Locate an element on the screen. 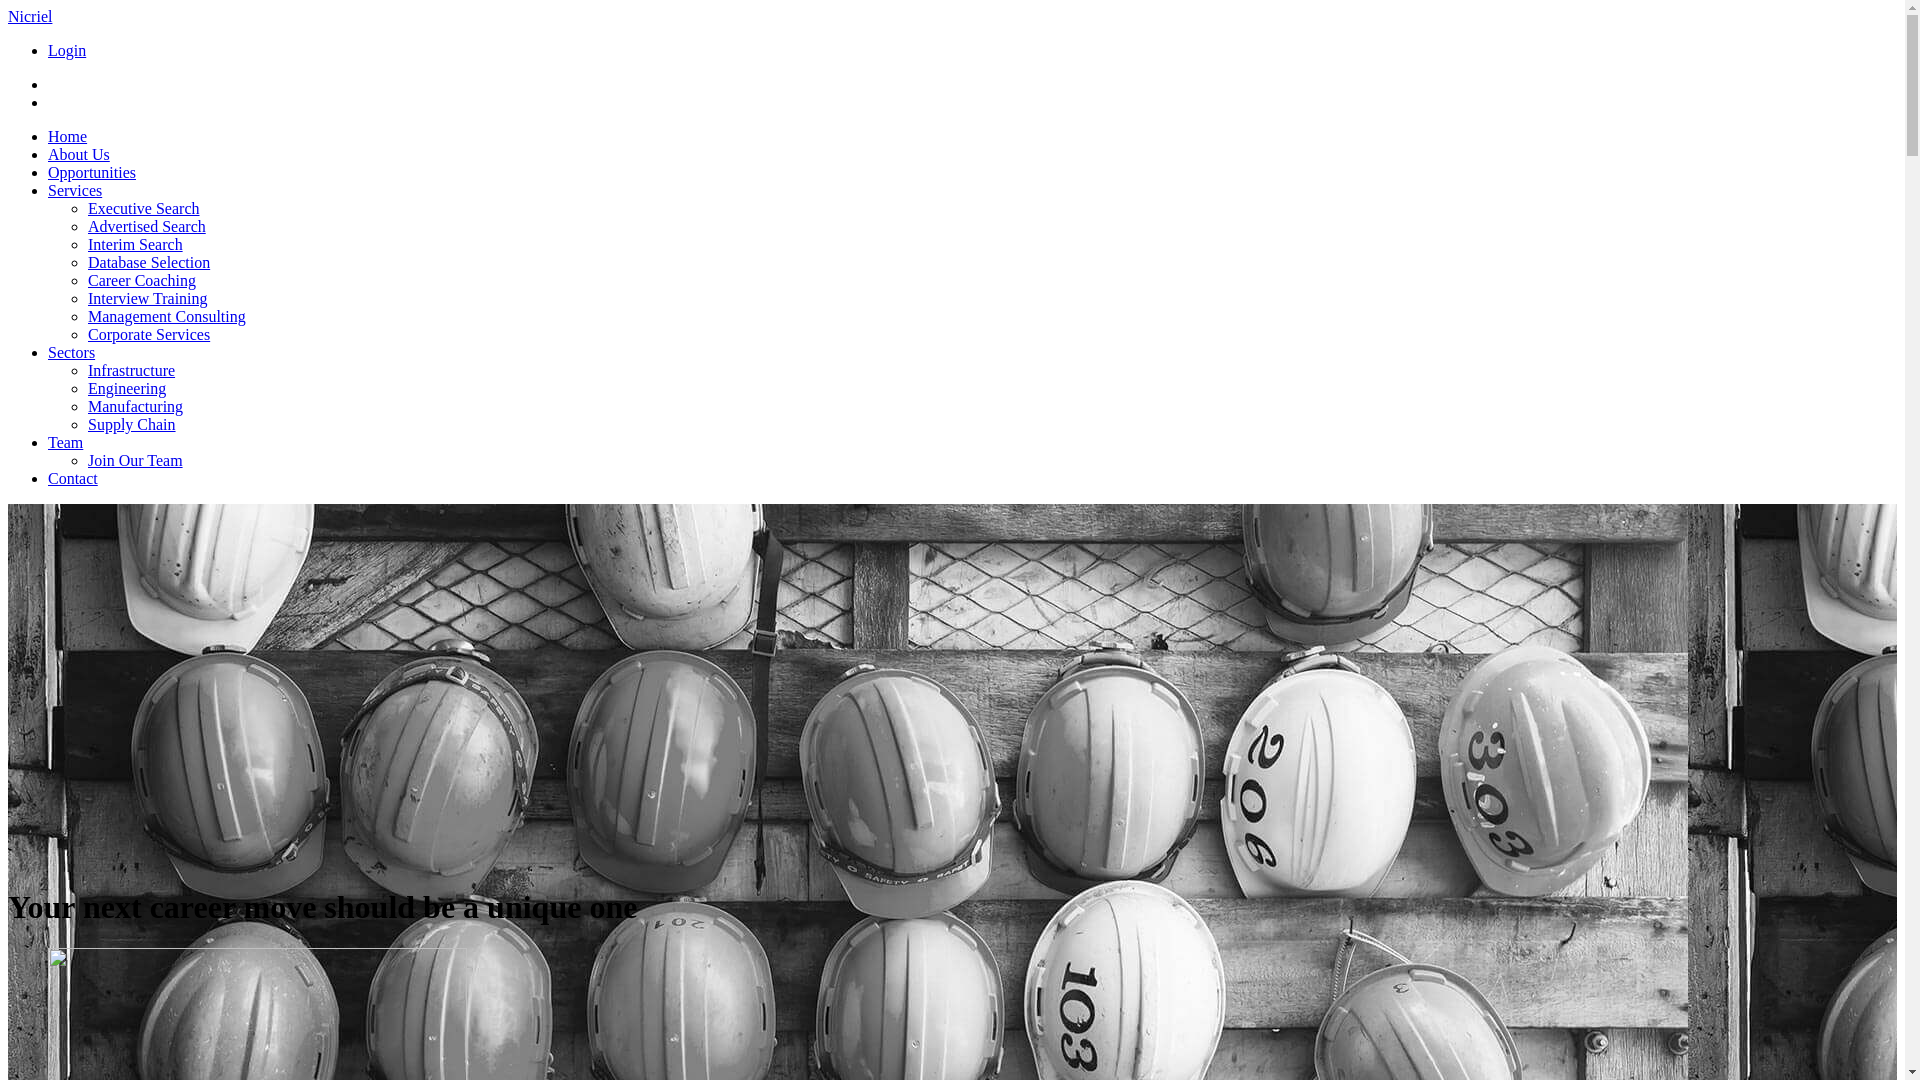 Image resolution: width=1920 pixels, height=1080 pixels. 'Services' is located at coordinates (75, 190).